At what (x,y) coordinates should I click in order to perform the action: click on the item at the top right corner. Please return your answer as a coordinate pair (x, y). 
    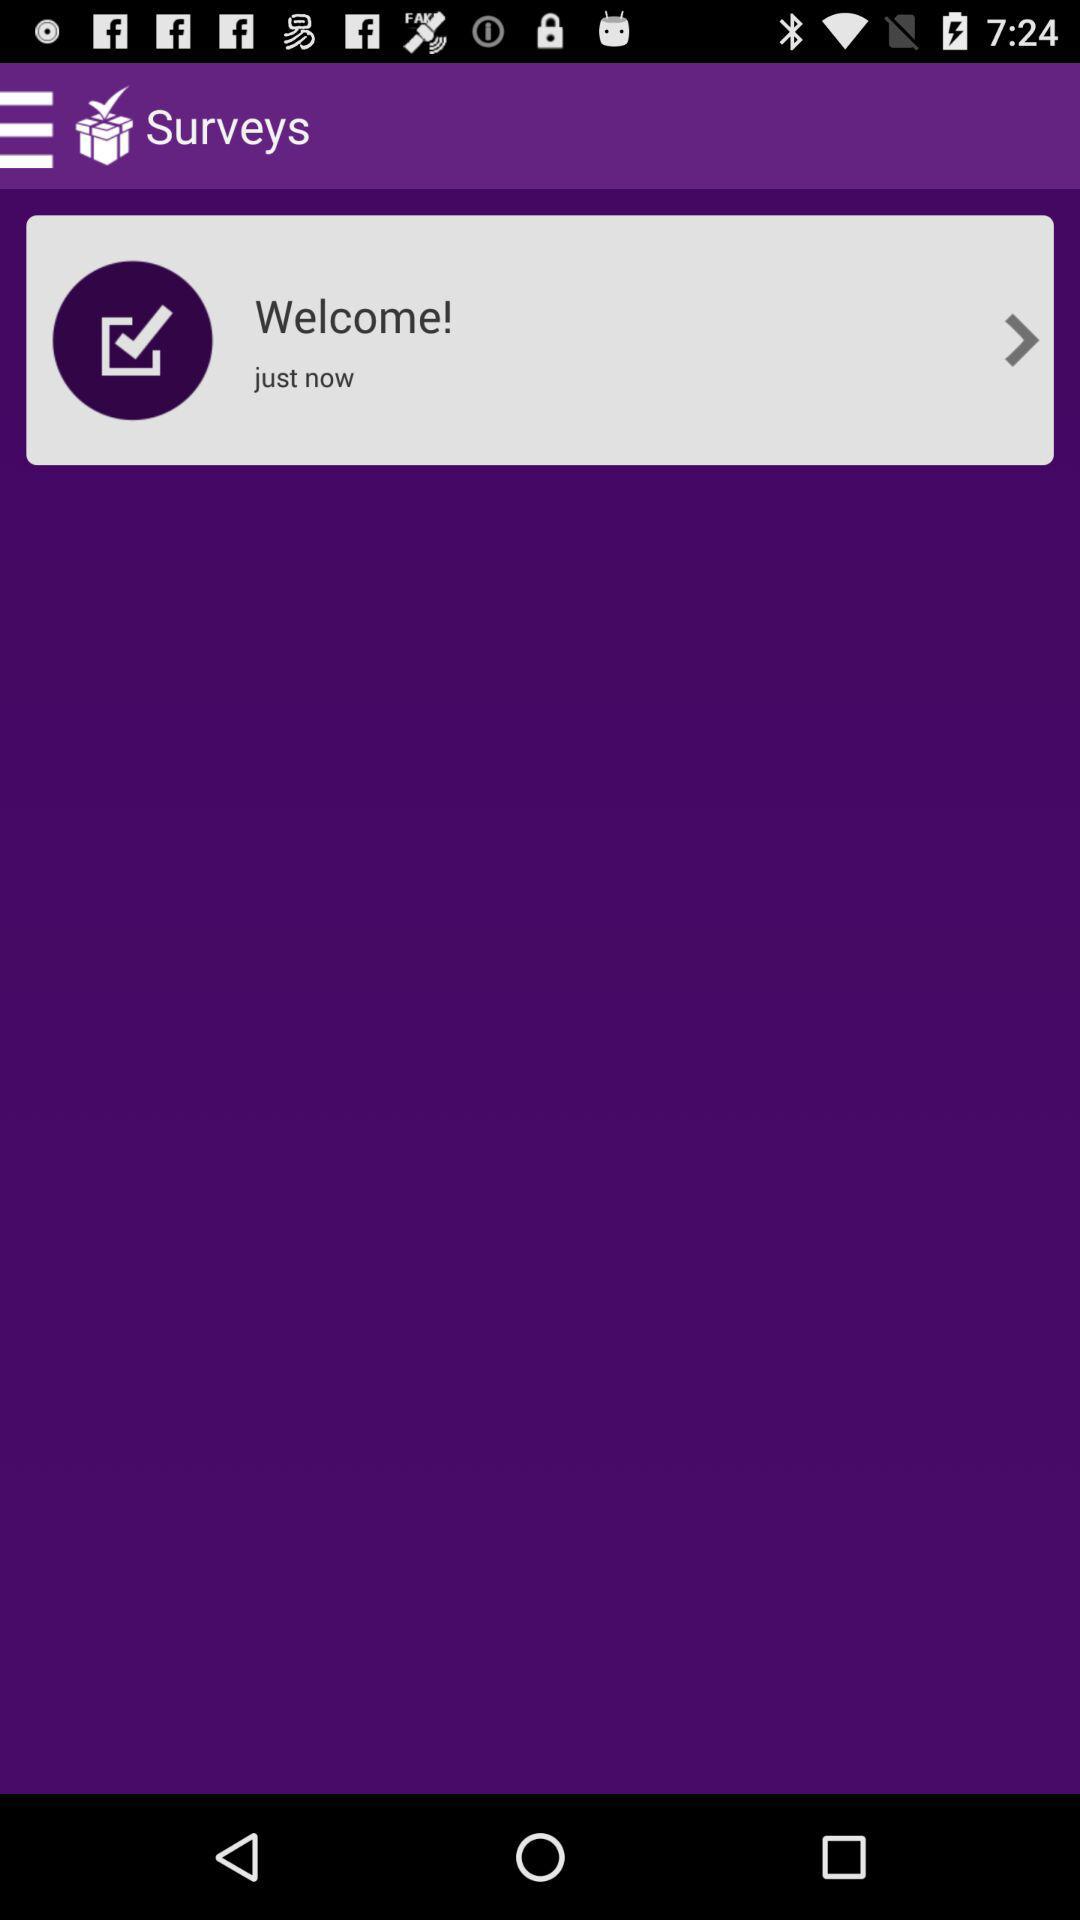
    Looking at the image, I should click on (1021, 340).